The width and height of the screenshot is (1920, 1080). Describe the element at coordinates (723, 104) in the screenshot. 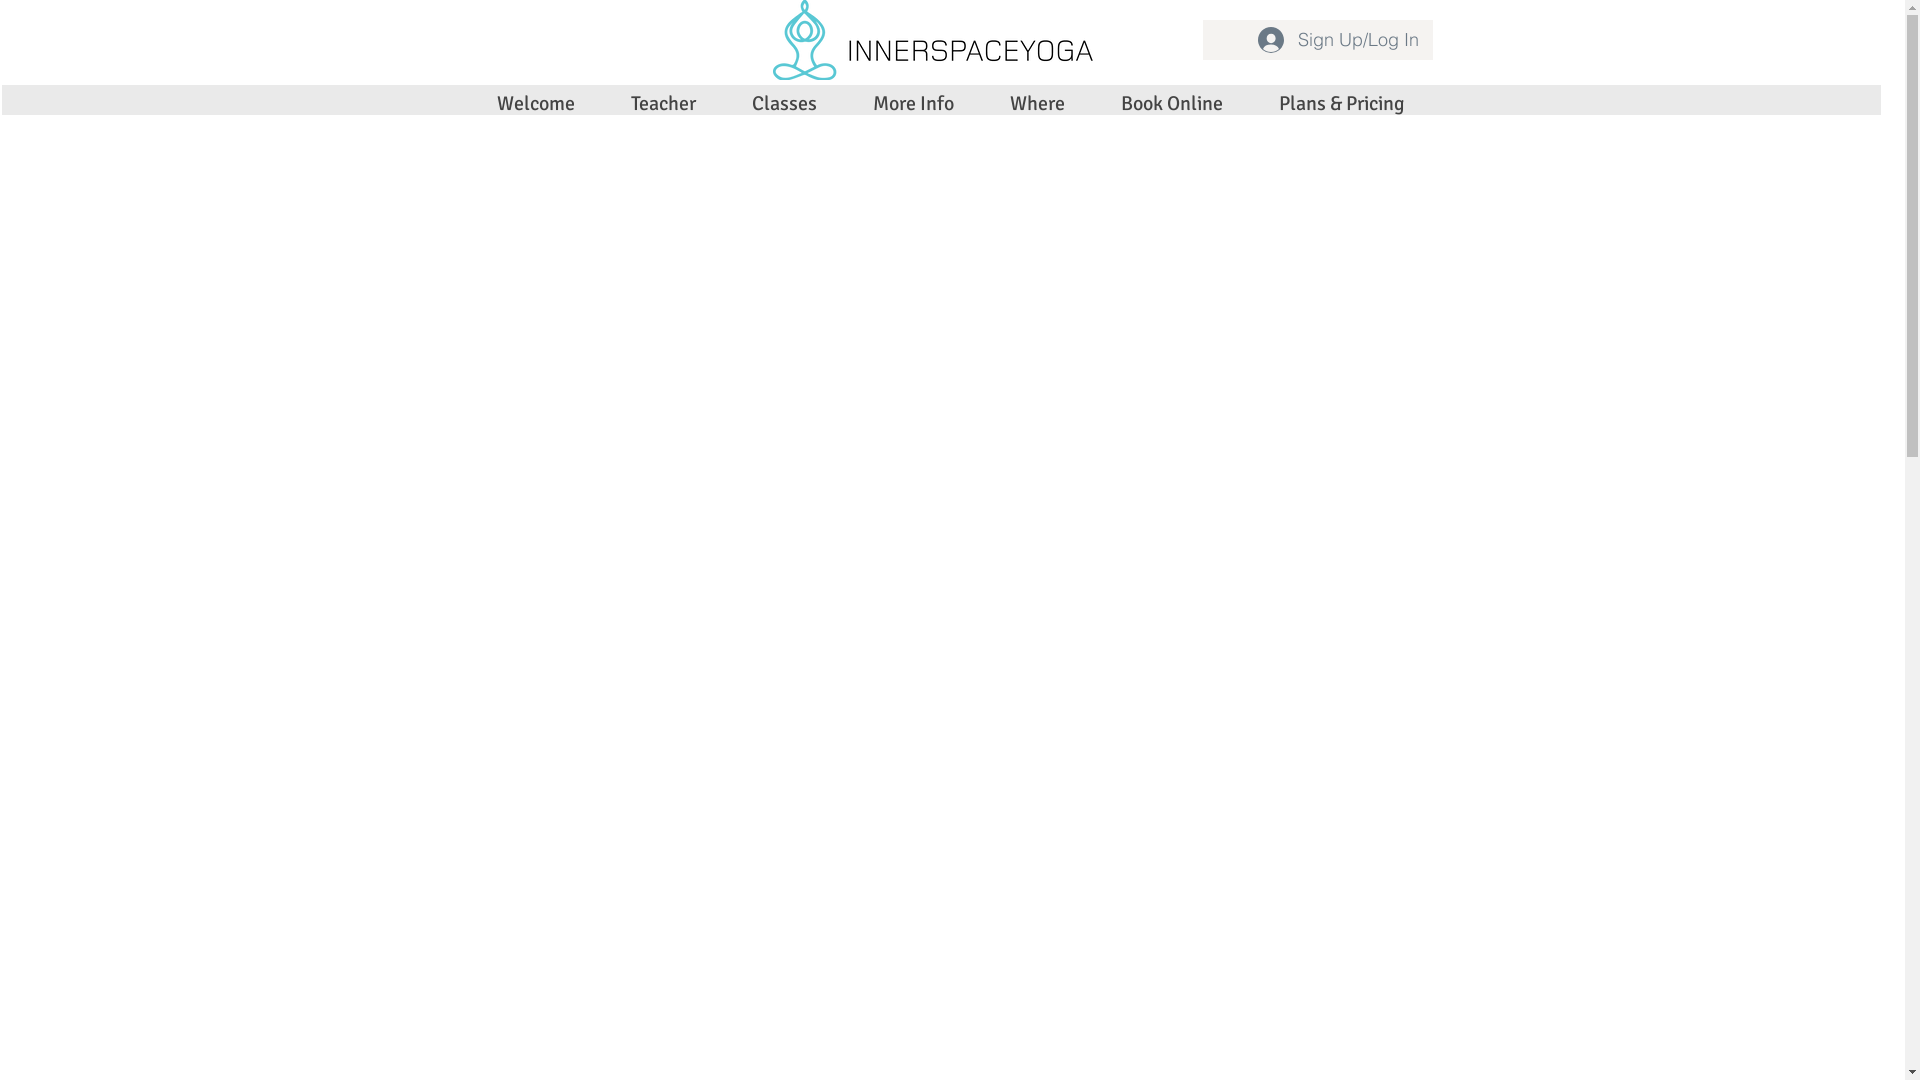

I see `'Classes'` at that location.